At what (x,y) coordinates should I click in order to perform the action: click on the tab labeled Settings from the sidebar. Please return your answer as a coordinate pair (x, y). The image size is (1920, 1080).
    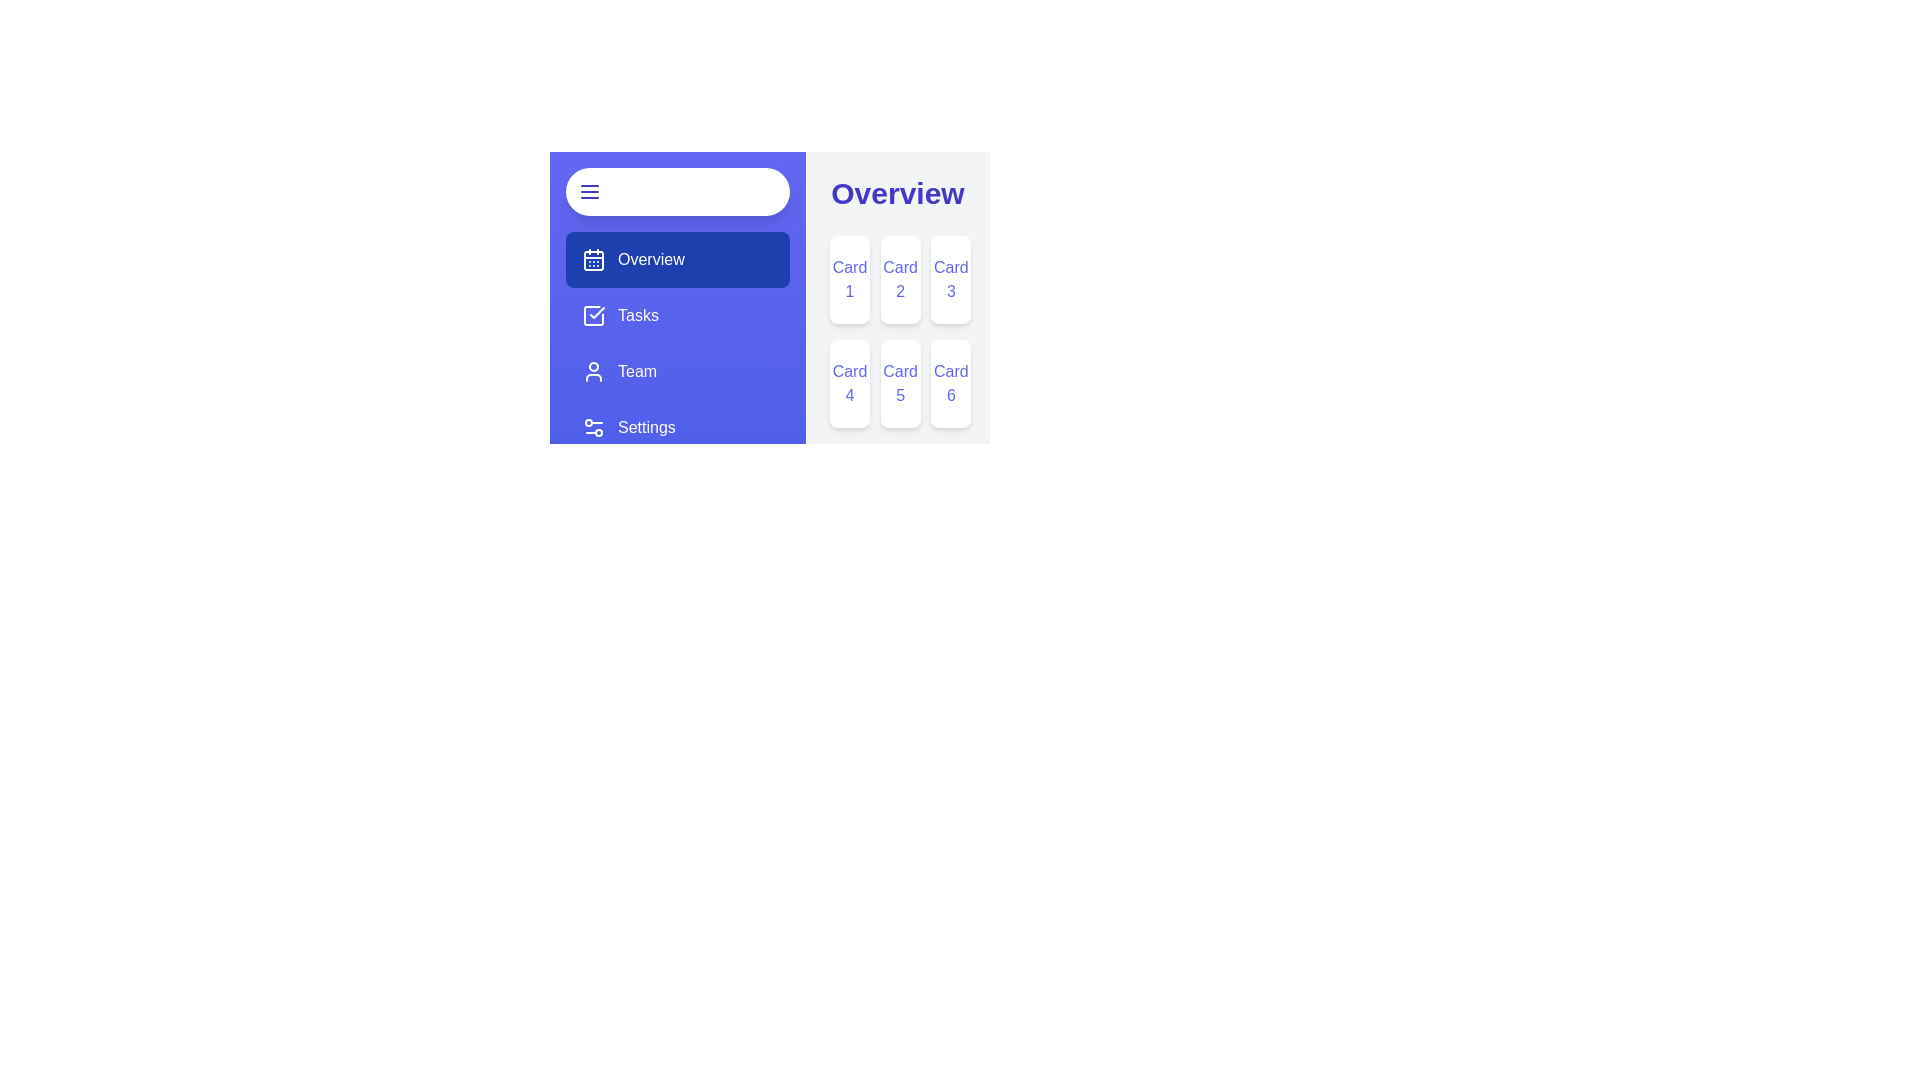
    Looking at the image, I should click on (677, 427).